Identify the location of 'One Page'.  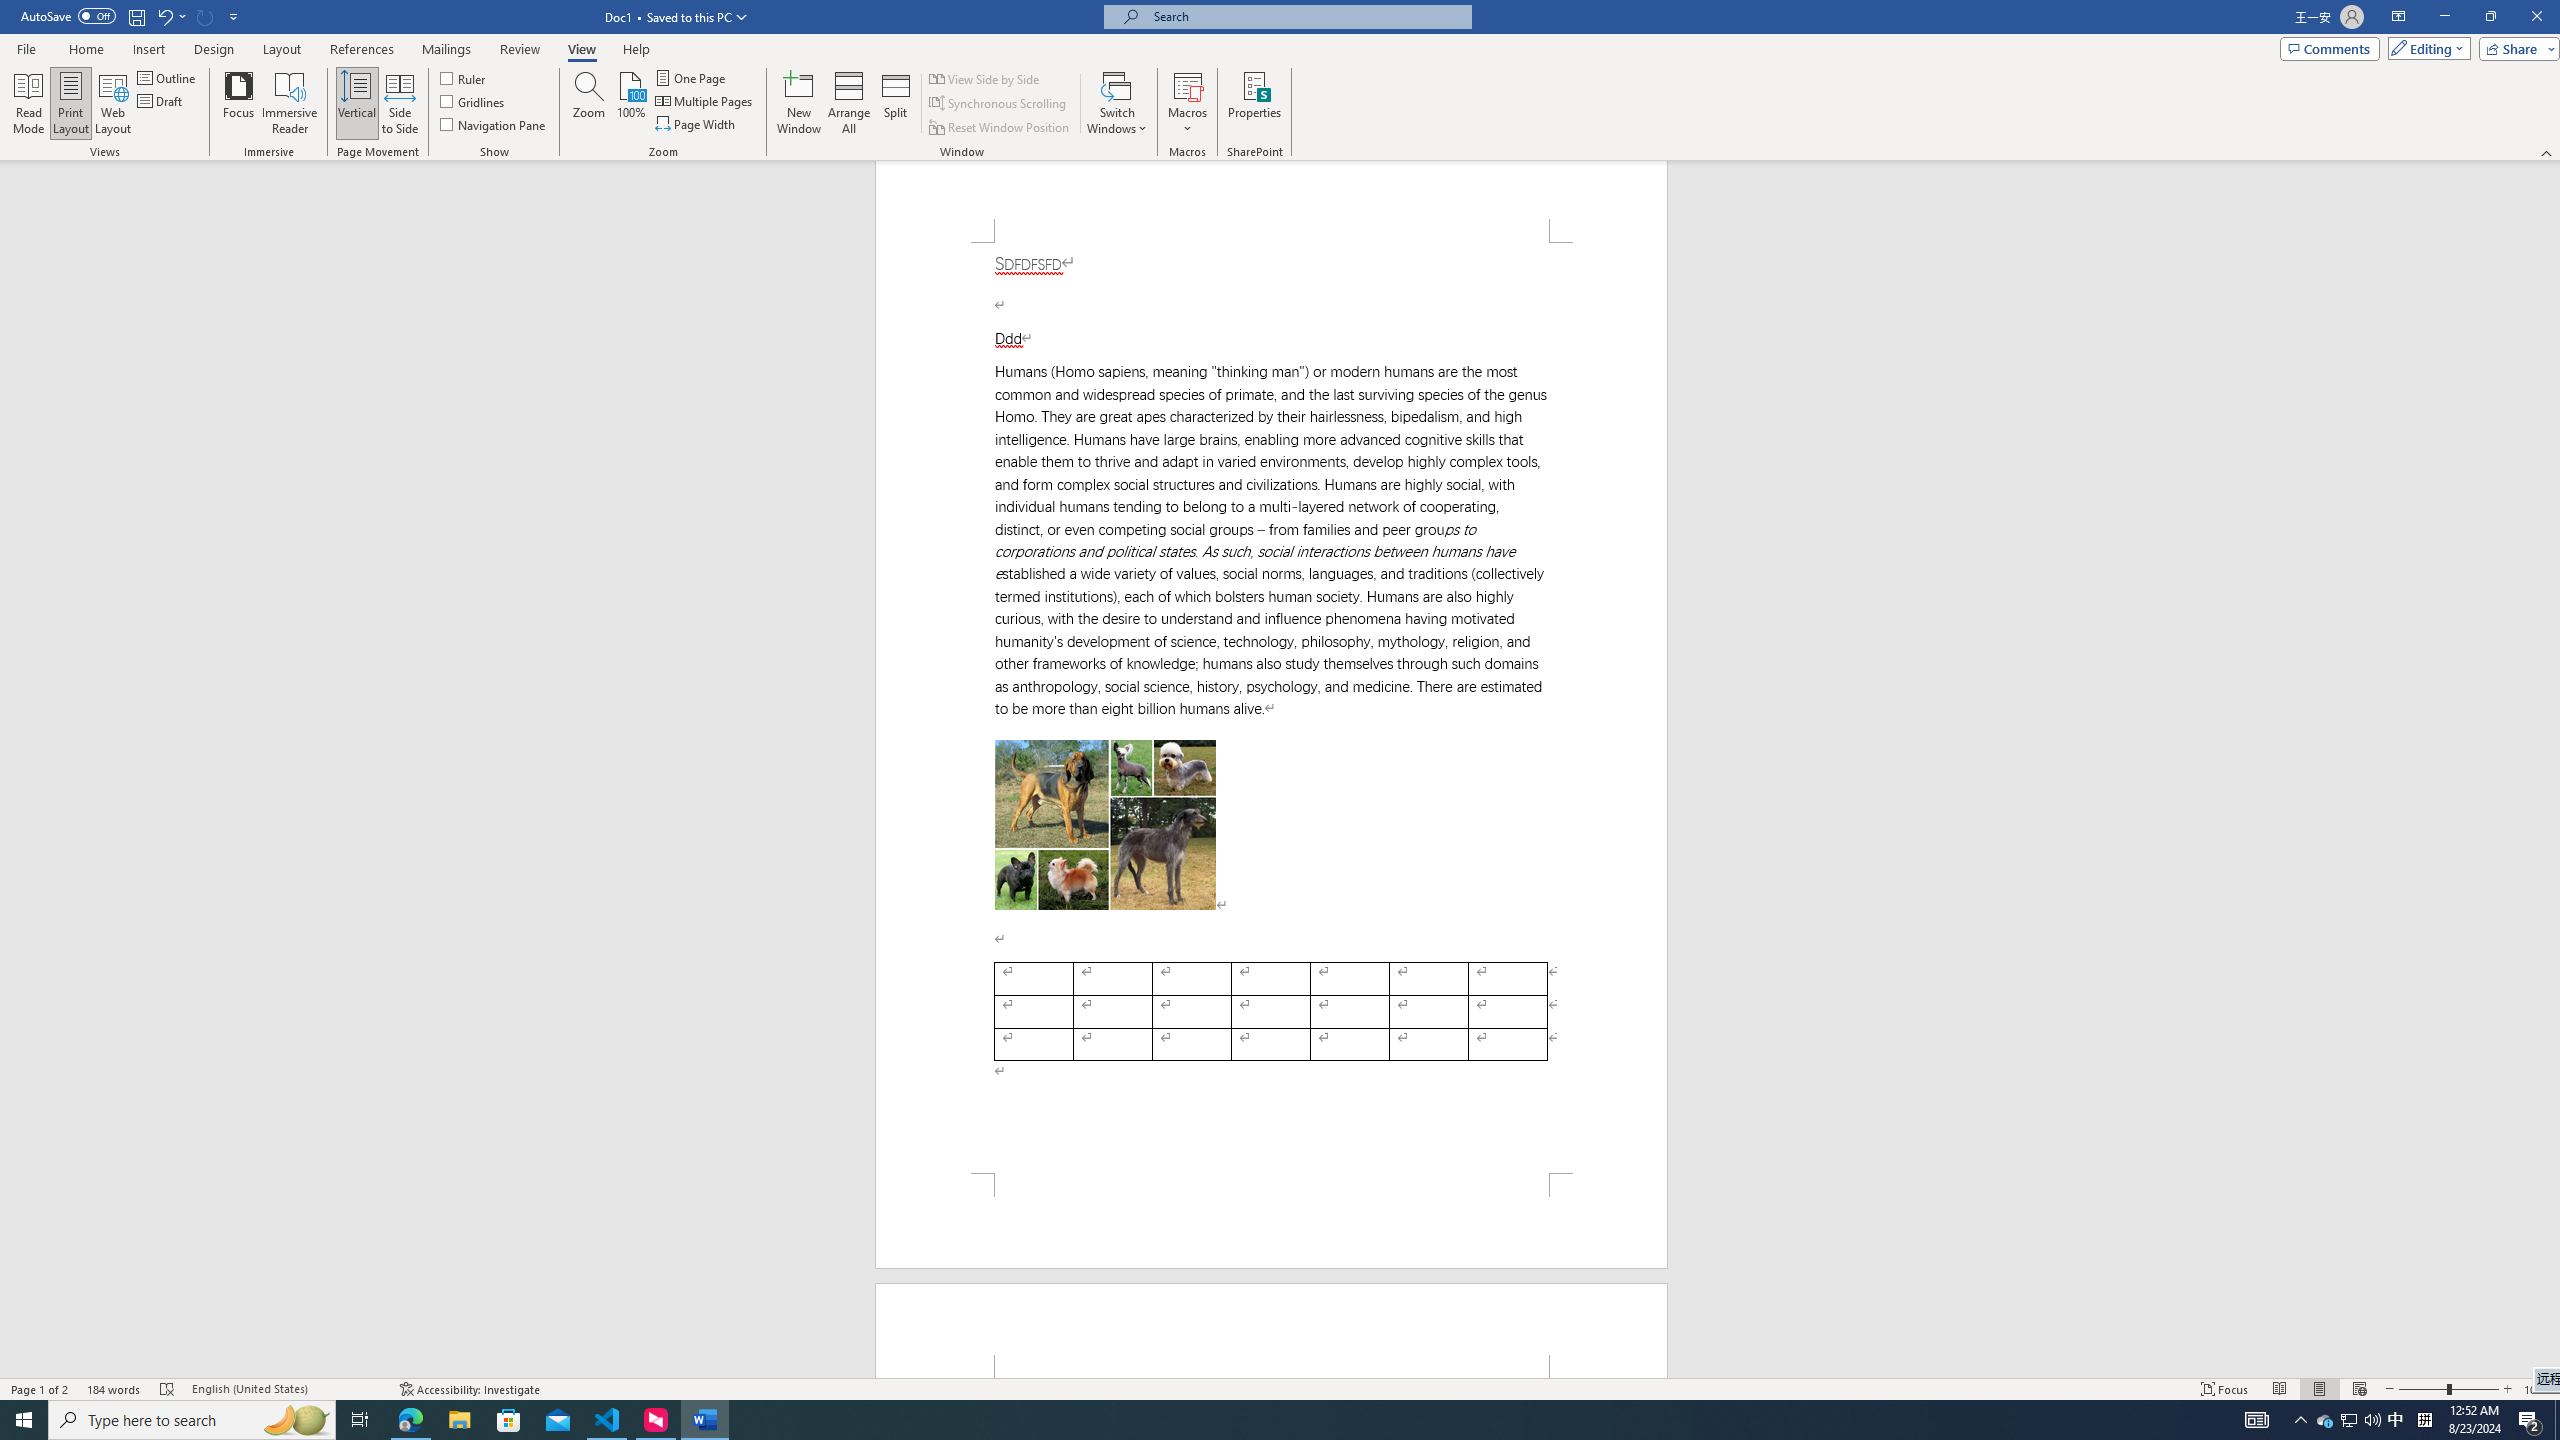
(692, 77).